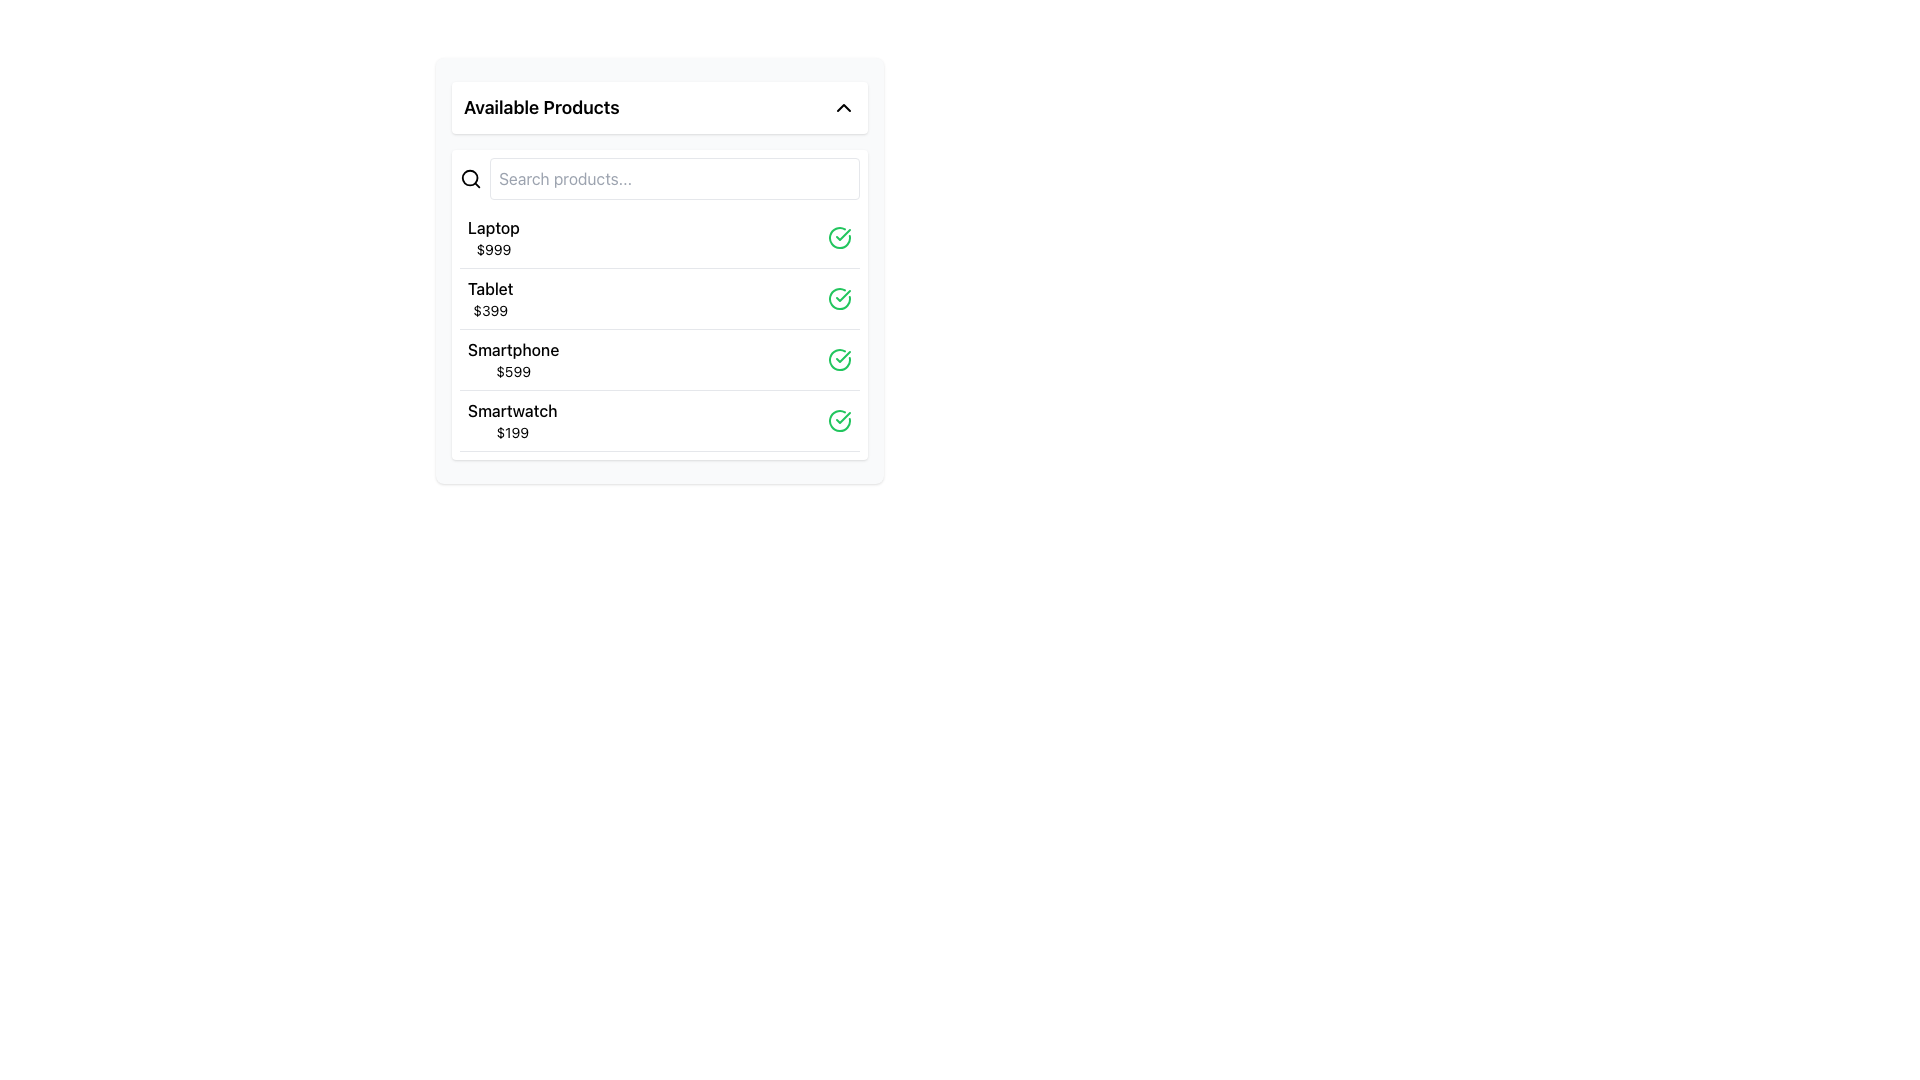 This screenshot has height=1080, width=1920. Describe the element at coordinates (512, 410) in the screenshot. I see `the 'Smartwatch' text label in the fourth row of the 'Available Products' section` at that location.